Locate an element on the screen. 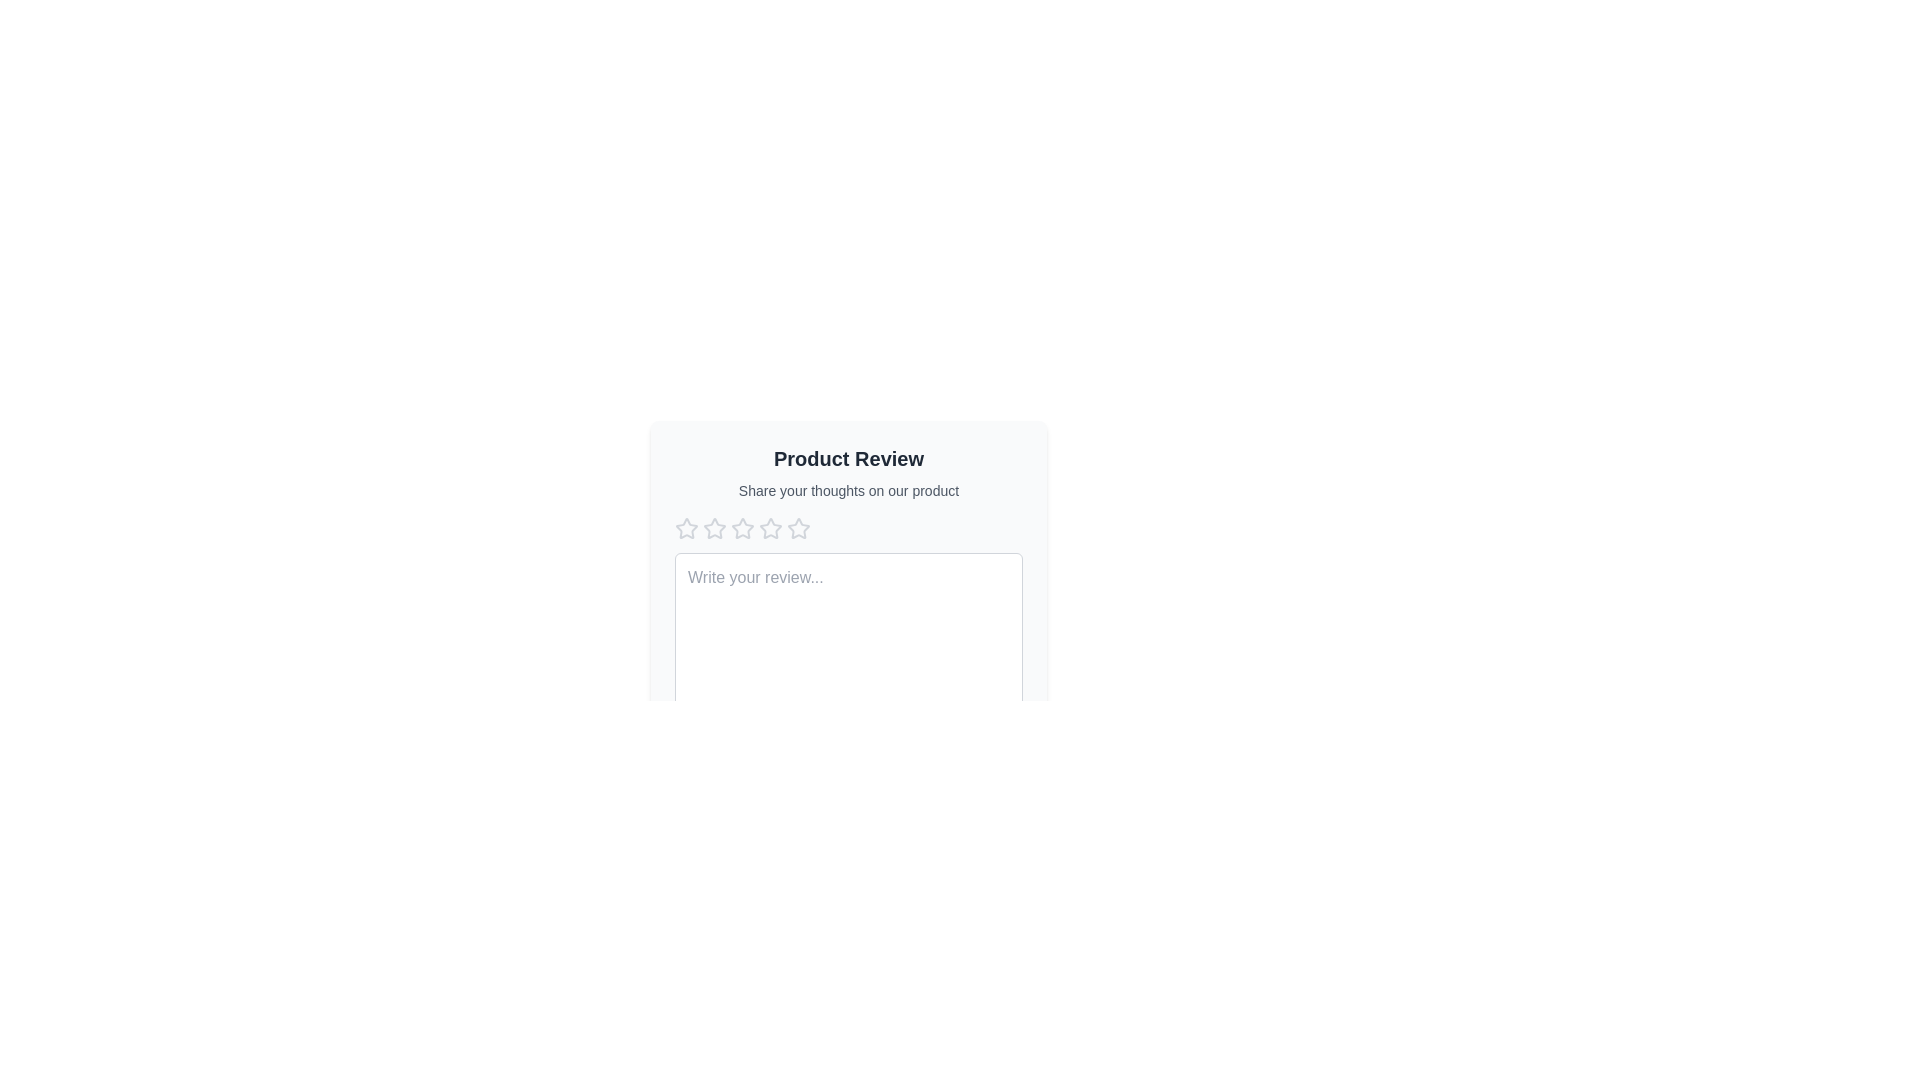 The height and width of the screenshot is (1080, 1920). the third star-shaped icon with a hollow outline and gray color, used for ratings in the 'Product Review' section is located at coordinates (797, 527).